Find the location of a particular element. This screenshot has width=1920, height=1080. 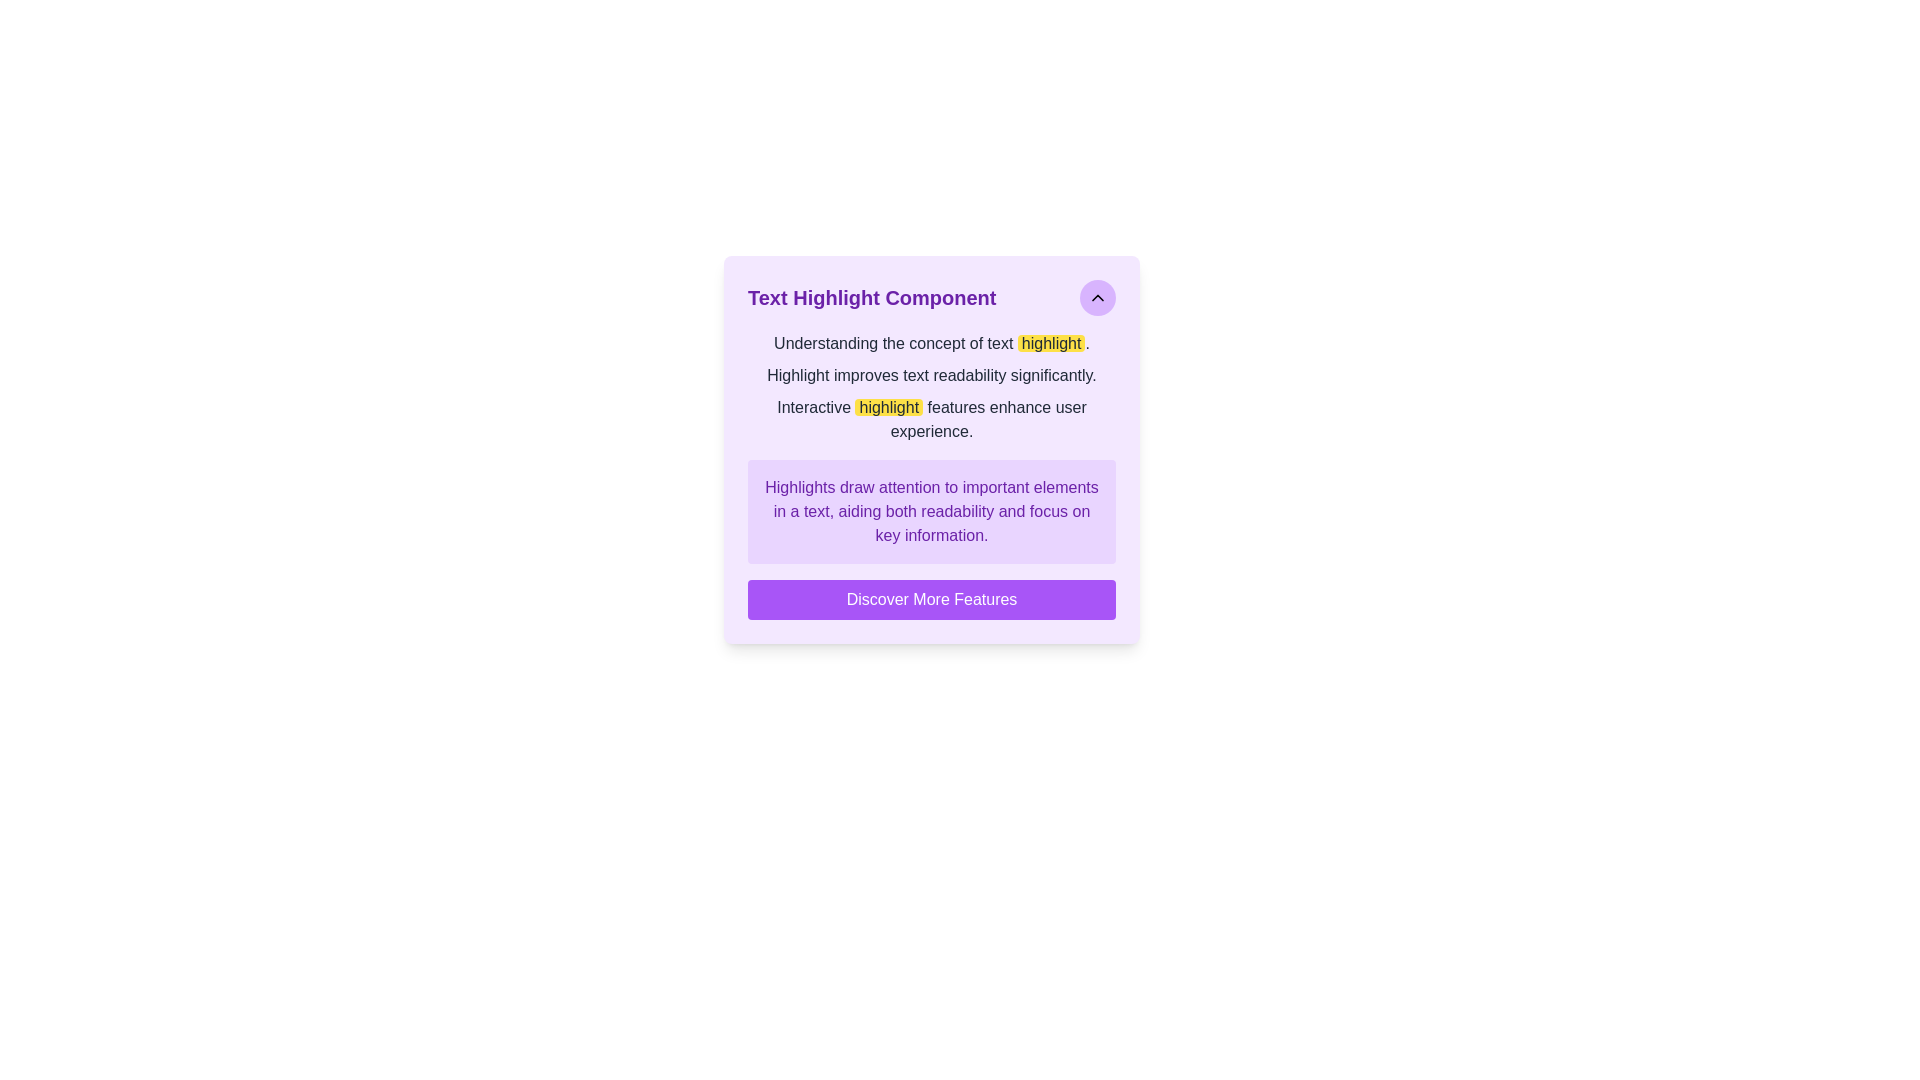

the purple rounded button with an upward chevron icon located in the top-right section of the 'Text Highlight Component' is located at coordinates (1097, 297).